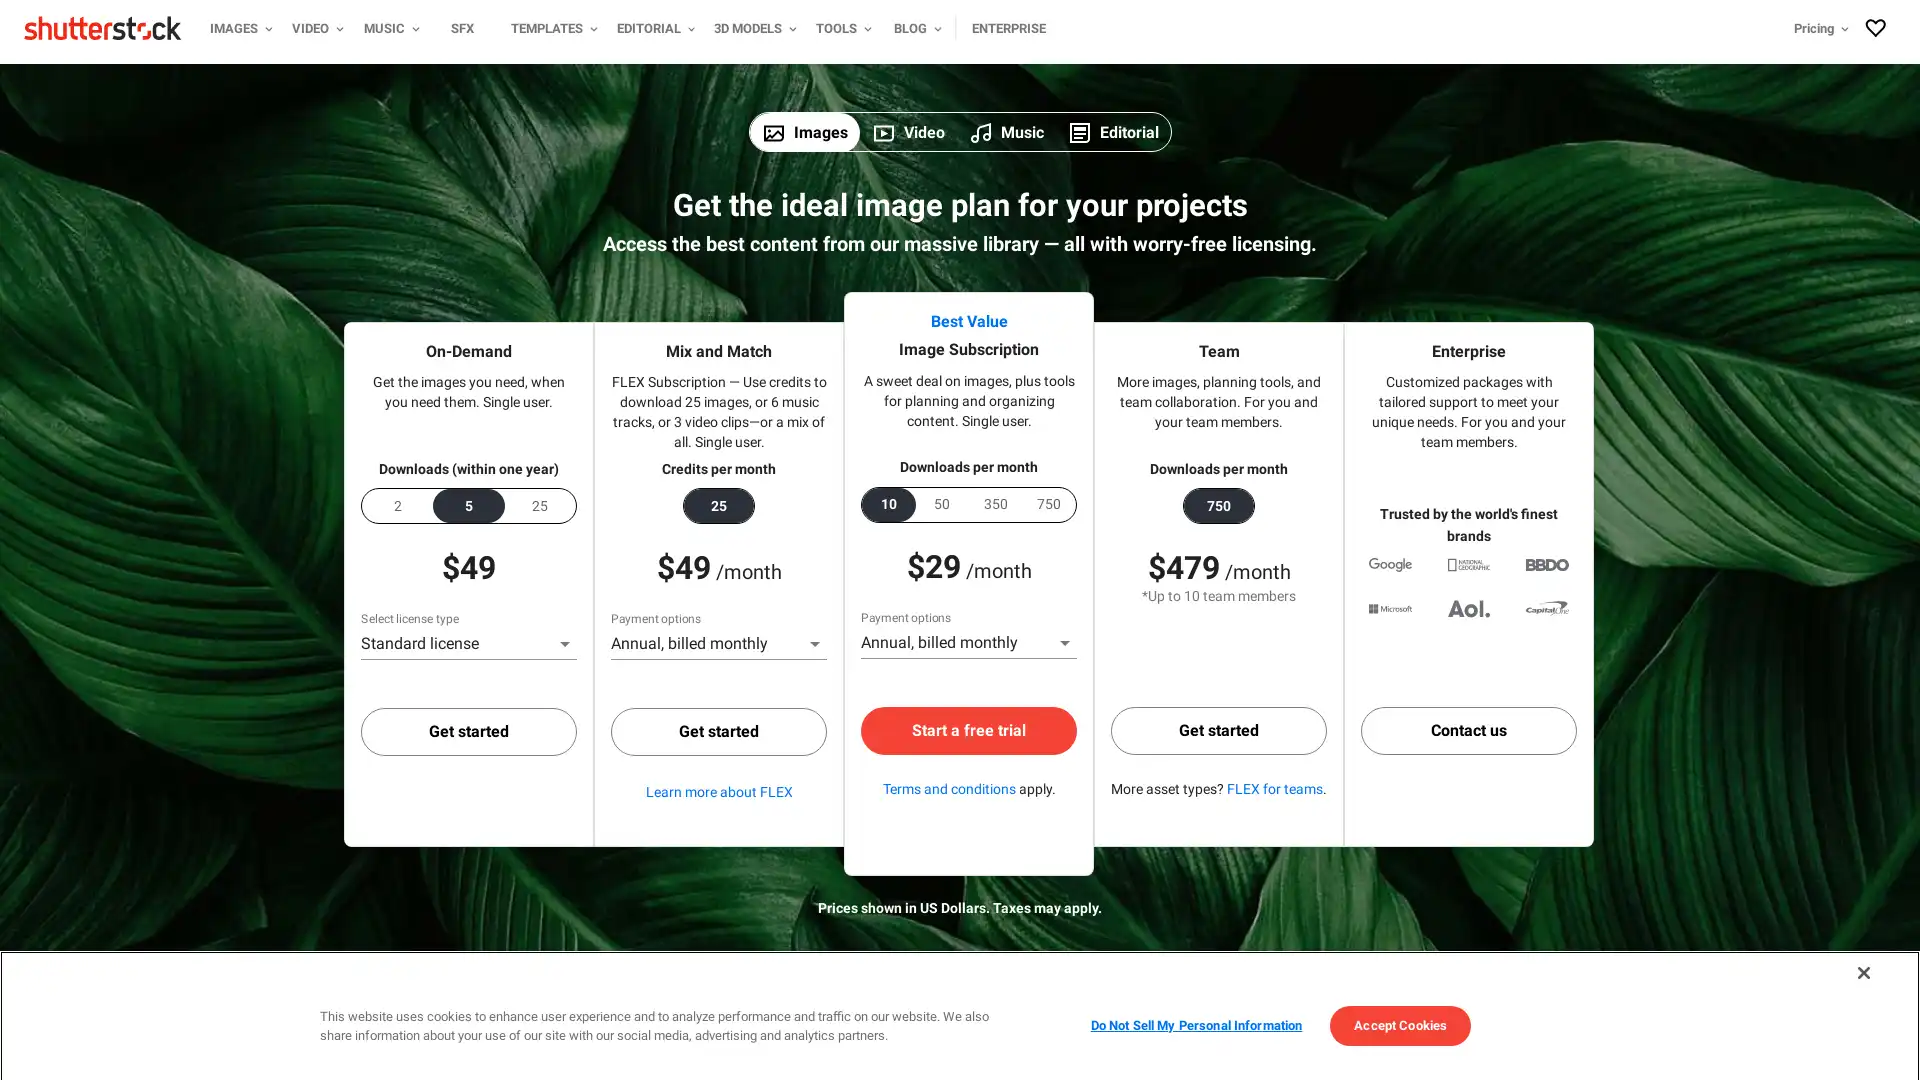 The width and height of the screenshot is (1920, 1080). Describe the element at coordinates (1218, 731) in the screenshot. I see `Get started` at that location.